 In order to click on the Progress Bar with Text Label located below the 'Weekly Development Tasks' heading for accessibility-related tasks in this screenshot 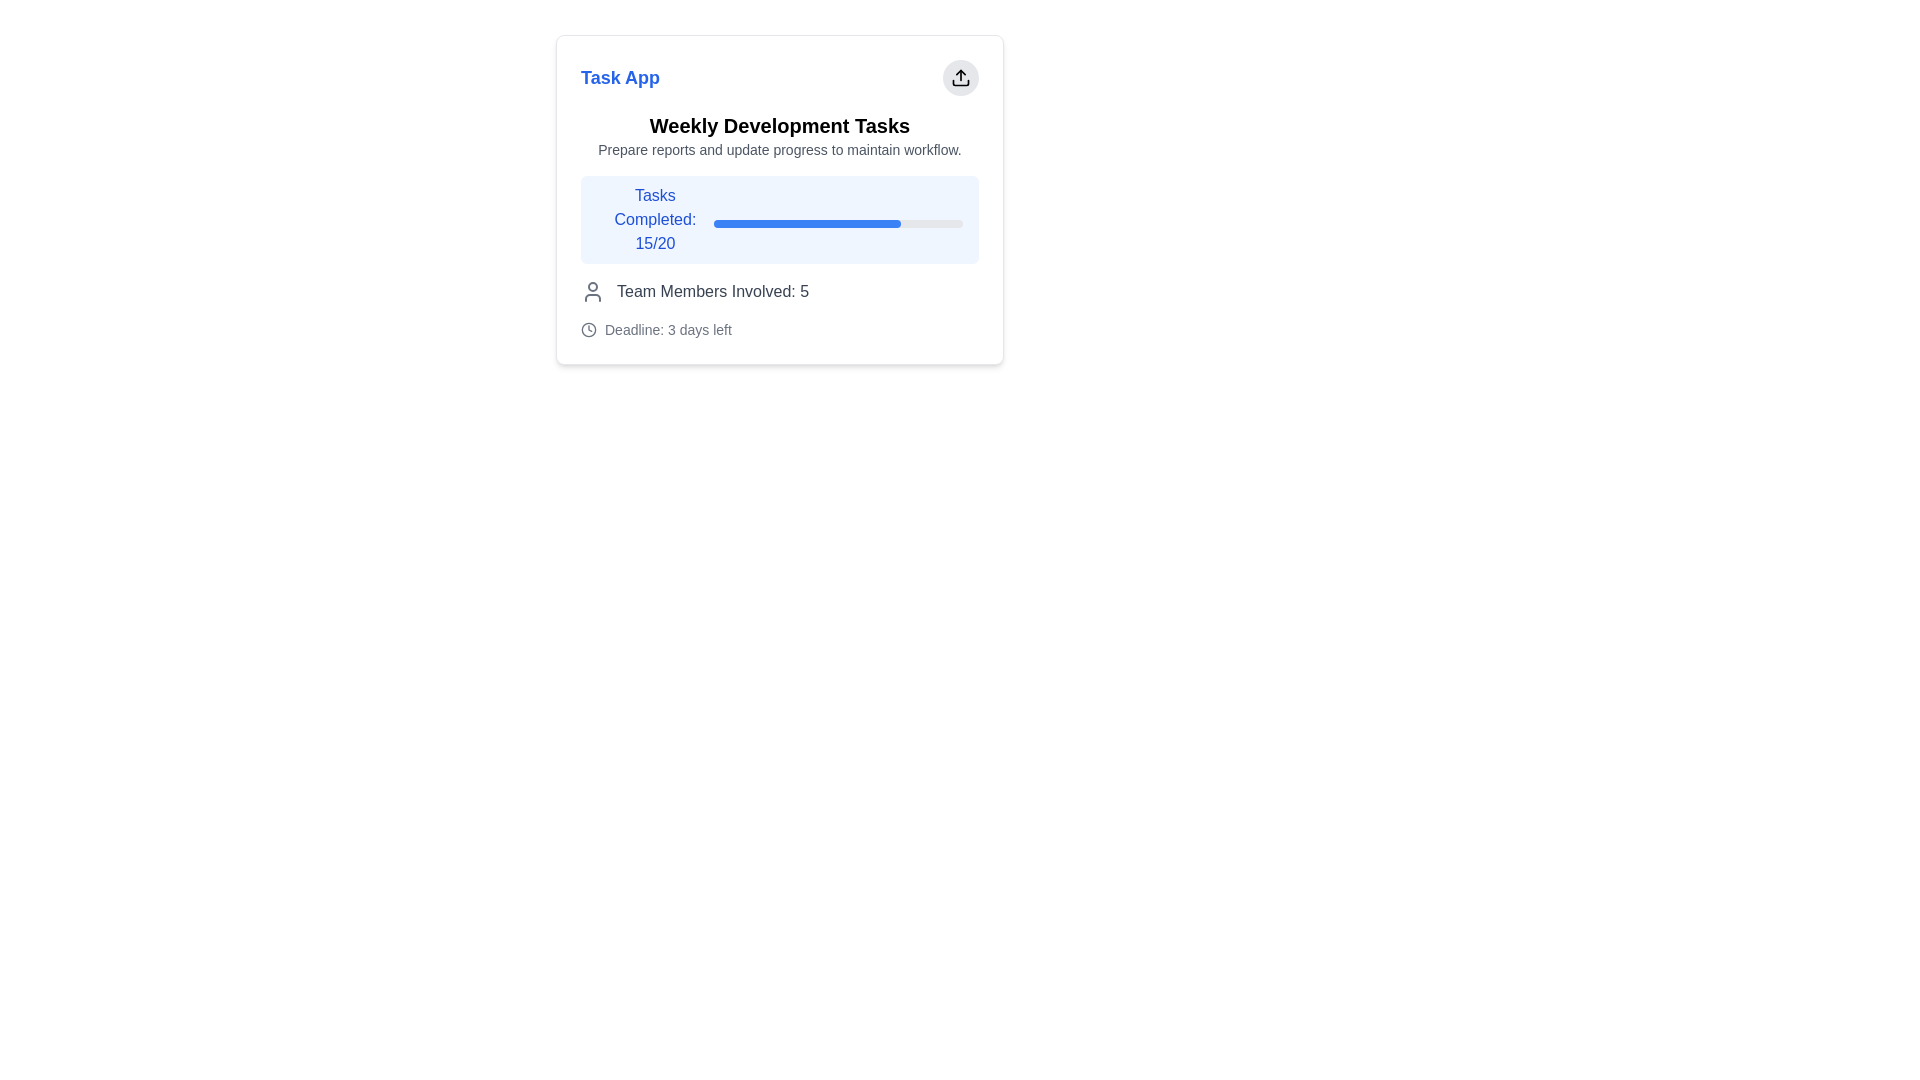, I will do `click(778, 219)`.